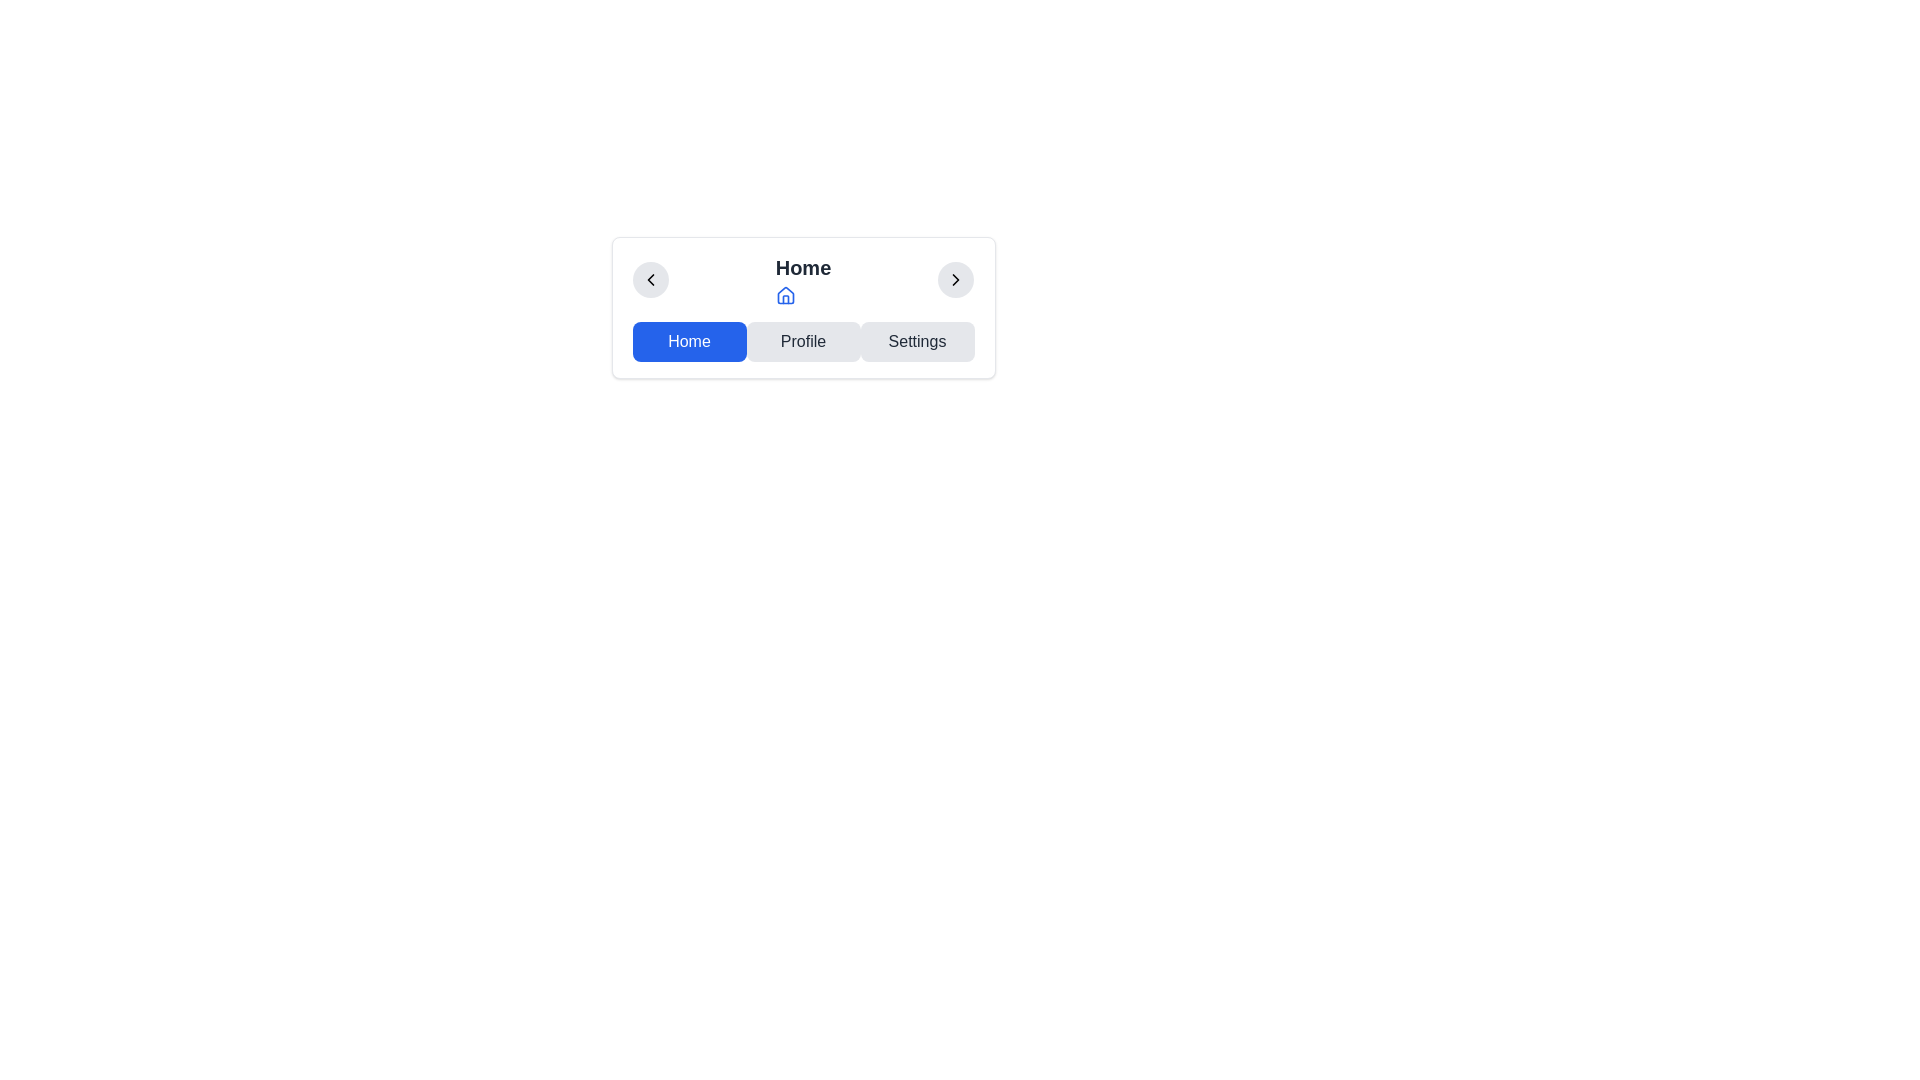 Image resolution: width=1920 pixels, height=1080 pixels. Describe the element at coordinates (689, 341) in the screenshot. I see `the leftmost button in the row of three buttons` at that location.